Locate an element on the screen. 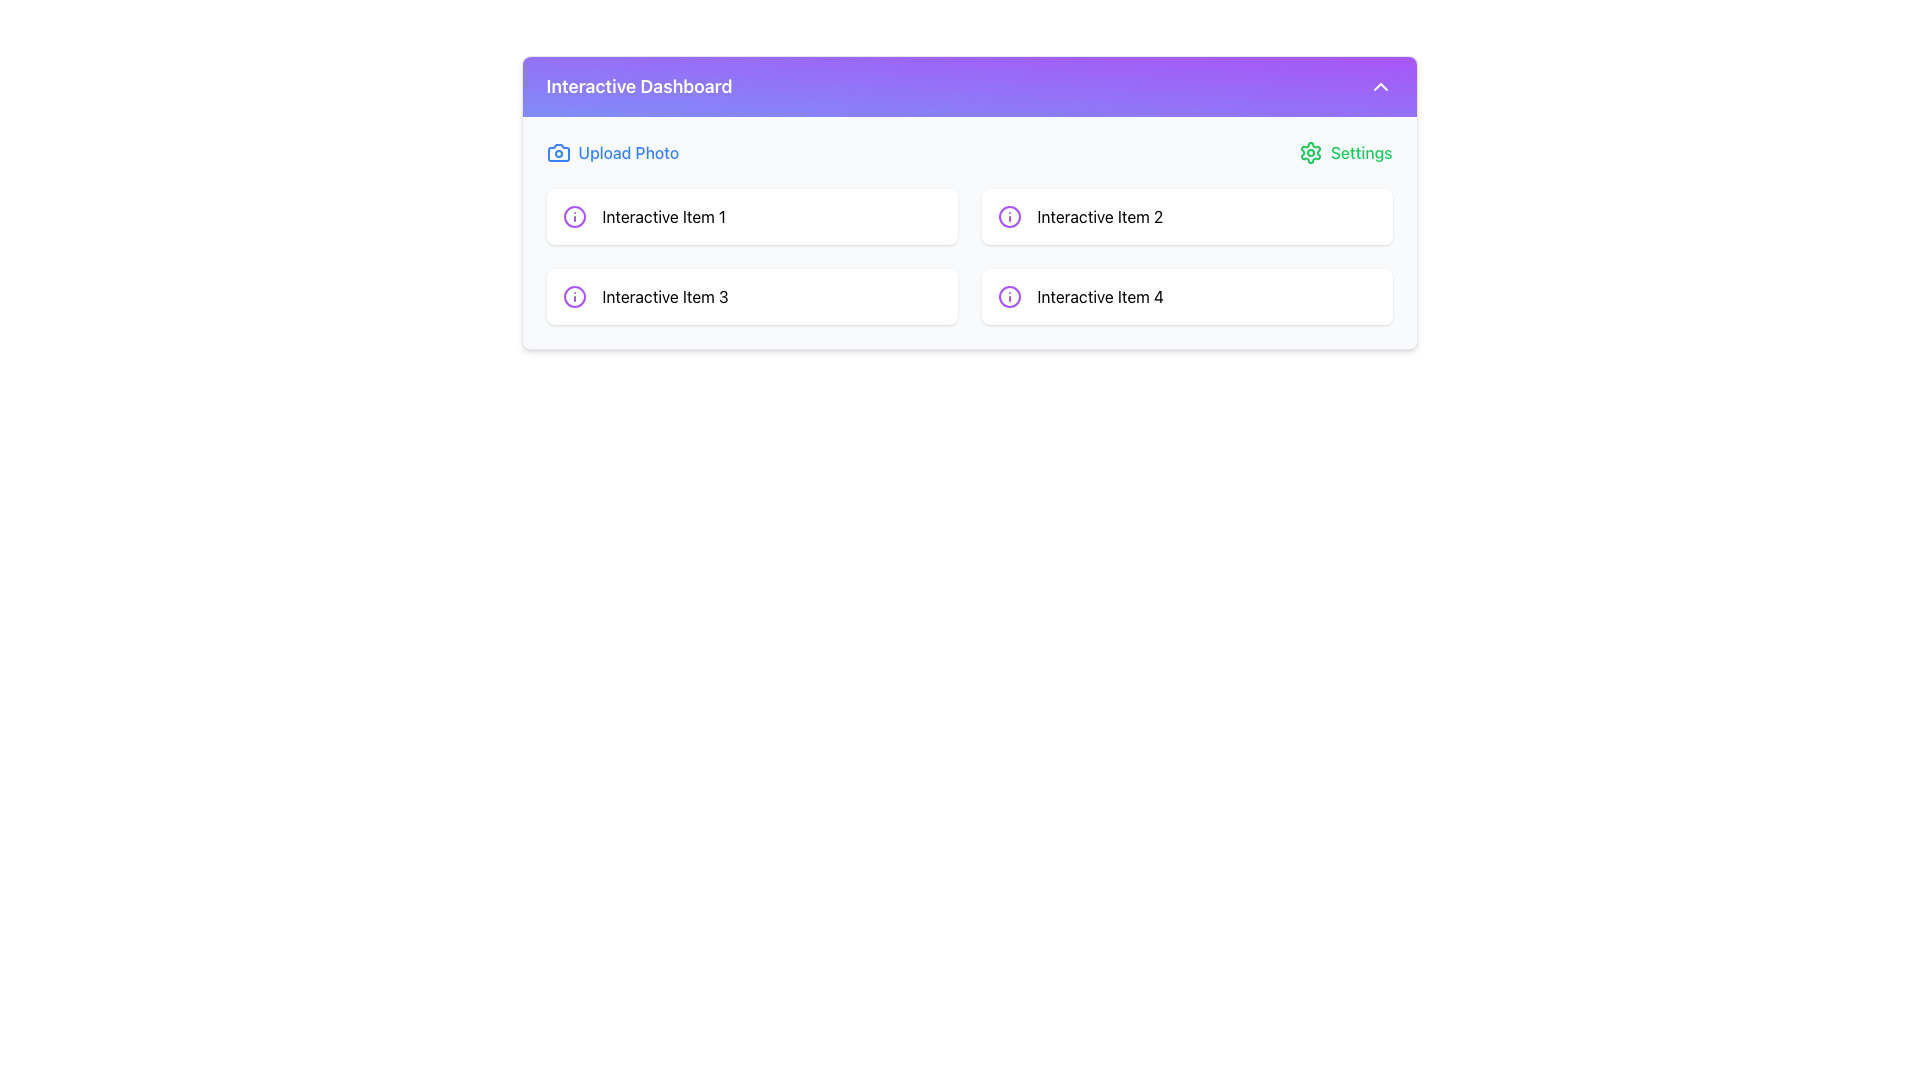 This screenshot has height=1080, width=1920. the upward-pointing chevron icon located at the top-right corner of the 'Interactive Dashboard' header is located at coordinates (1379, 86).